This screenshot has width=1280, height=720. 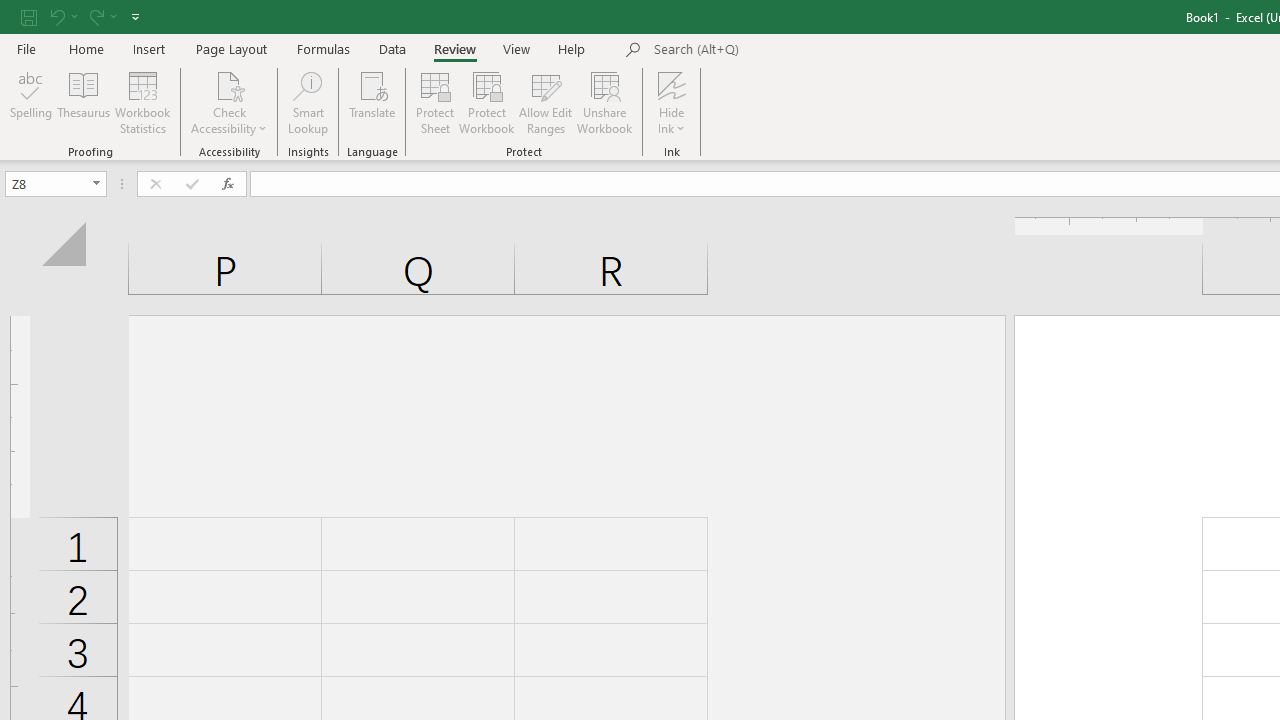 I want to click on 'Unshare Workbook', so click(x=603, y=103).